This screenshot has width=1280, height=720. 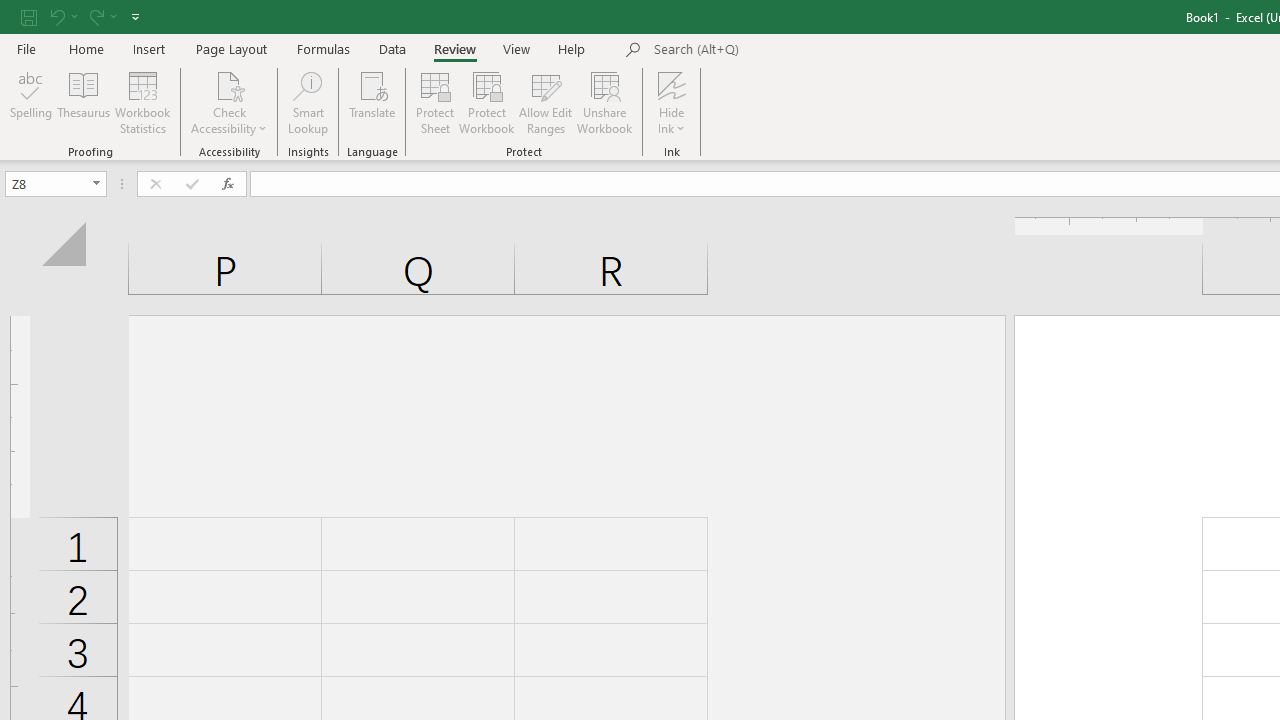 I want to click on 'Unshare Workbook', so click(x=603, y=103).